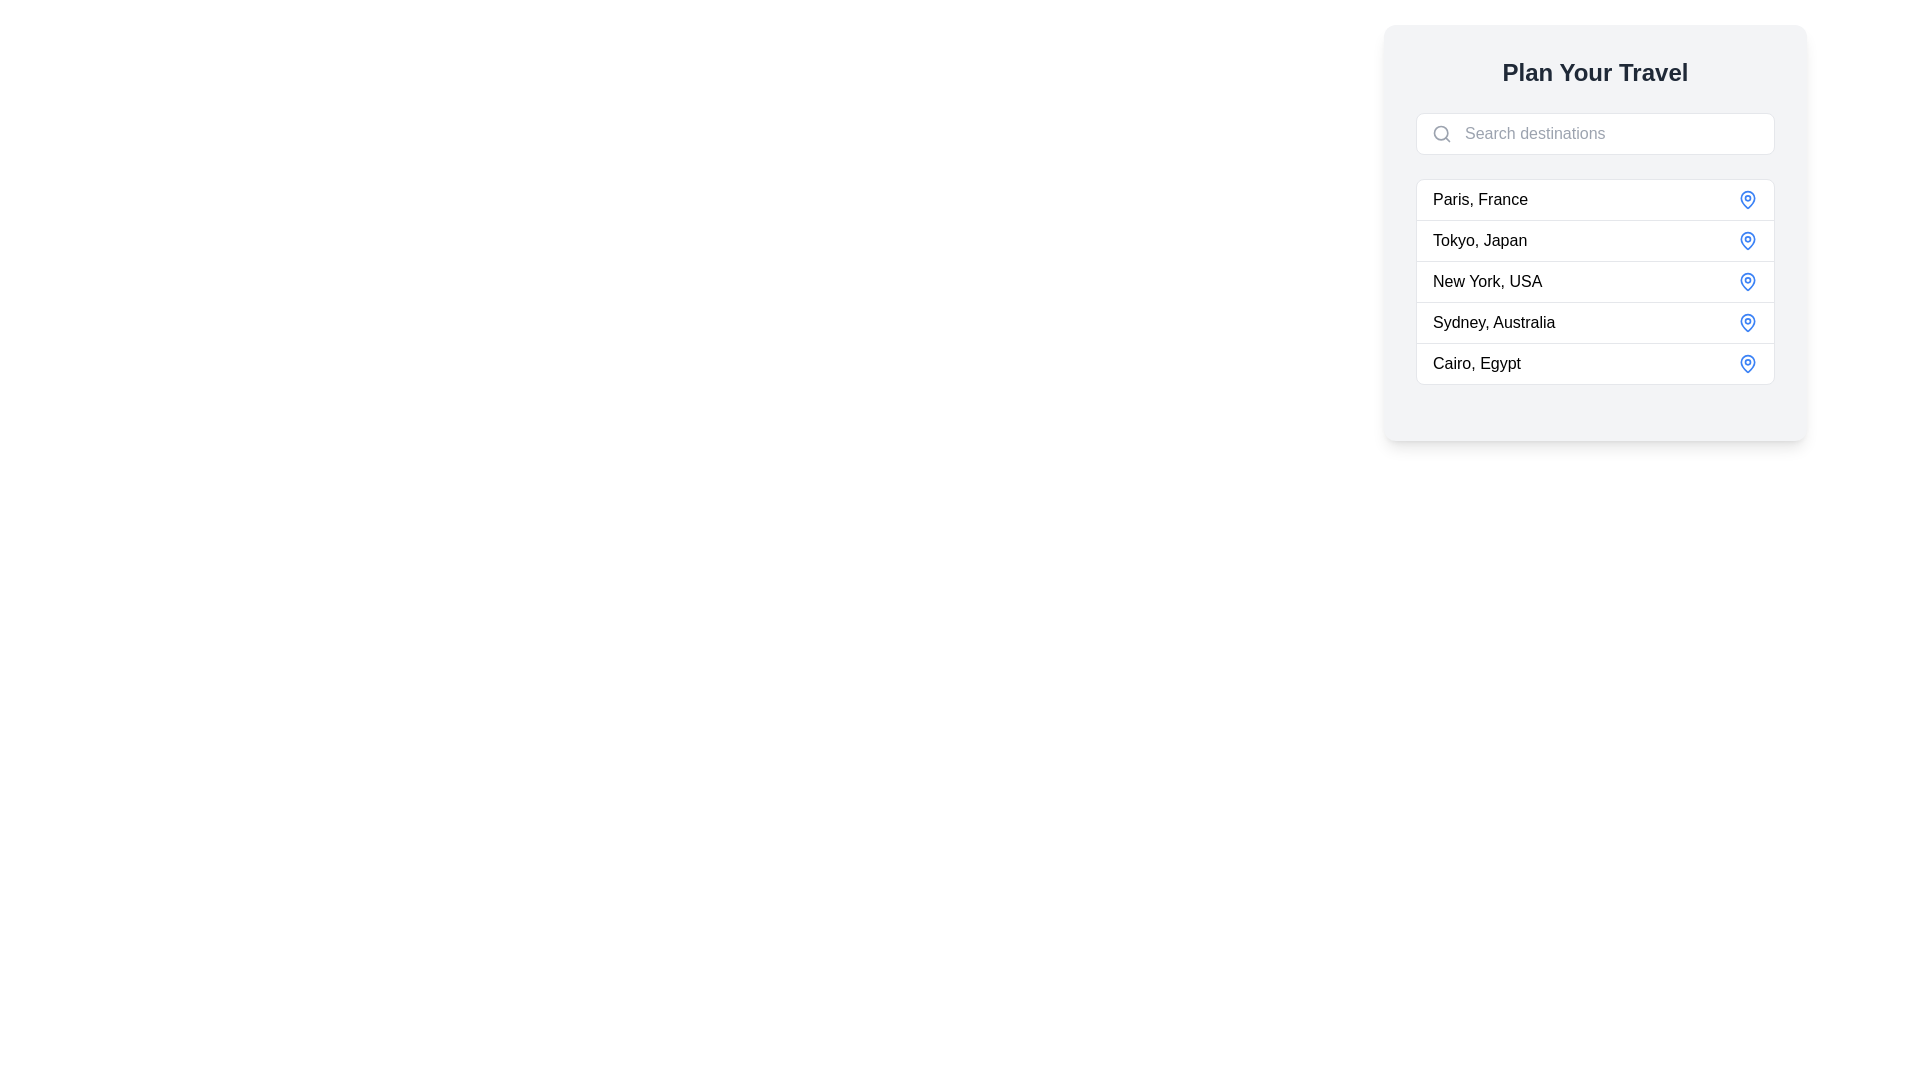 The image size is (1920, 1080). I want to click on the blue map pin icon that is right-aligned within the list item labeled 'Sydney, Australia', so click(1746, 322).